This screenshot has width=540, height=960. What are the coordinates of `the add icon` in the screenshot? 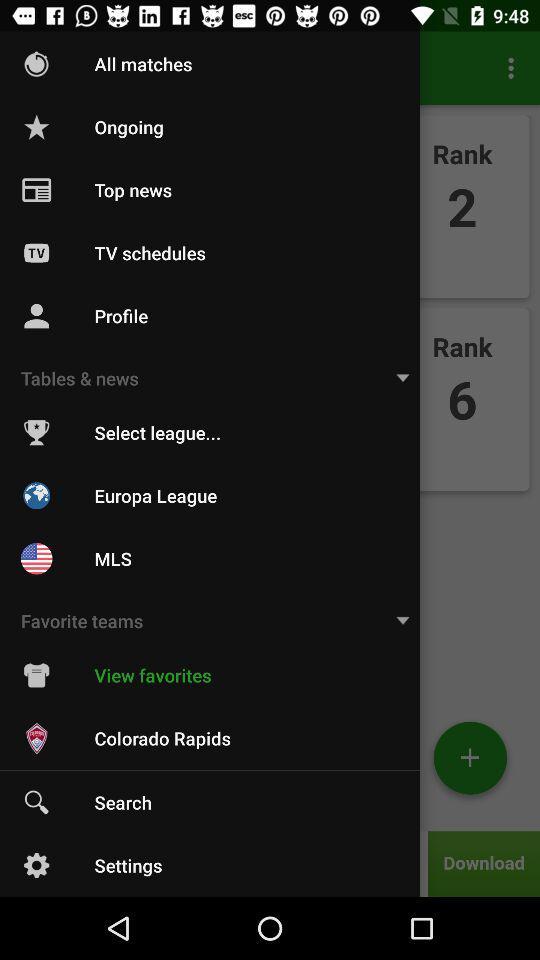 It's located at (470, 760).